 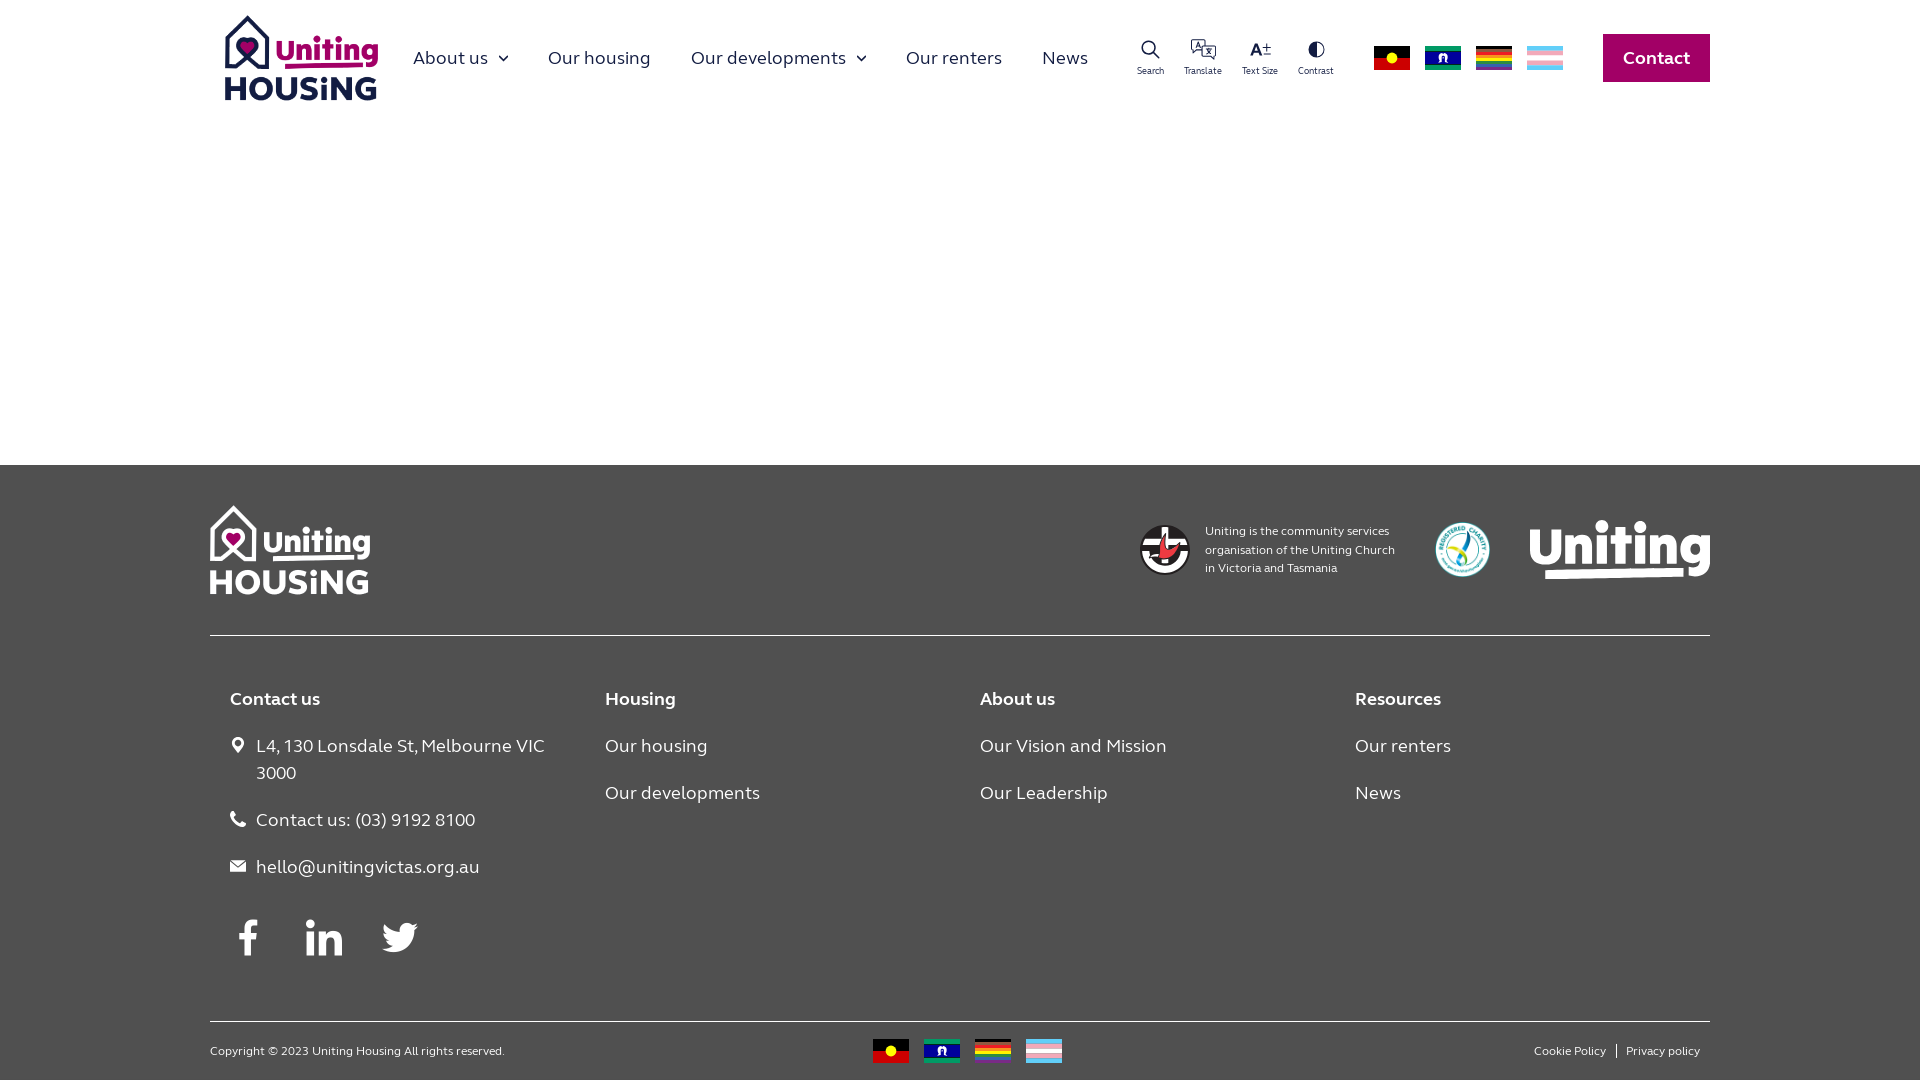 I want to click on 'Uniting', so click(x=1620, y=549).